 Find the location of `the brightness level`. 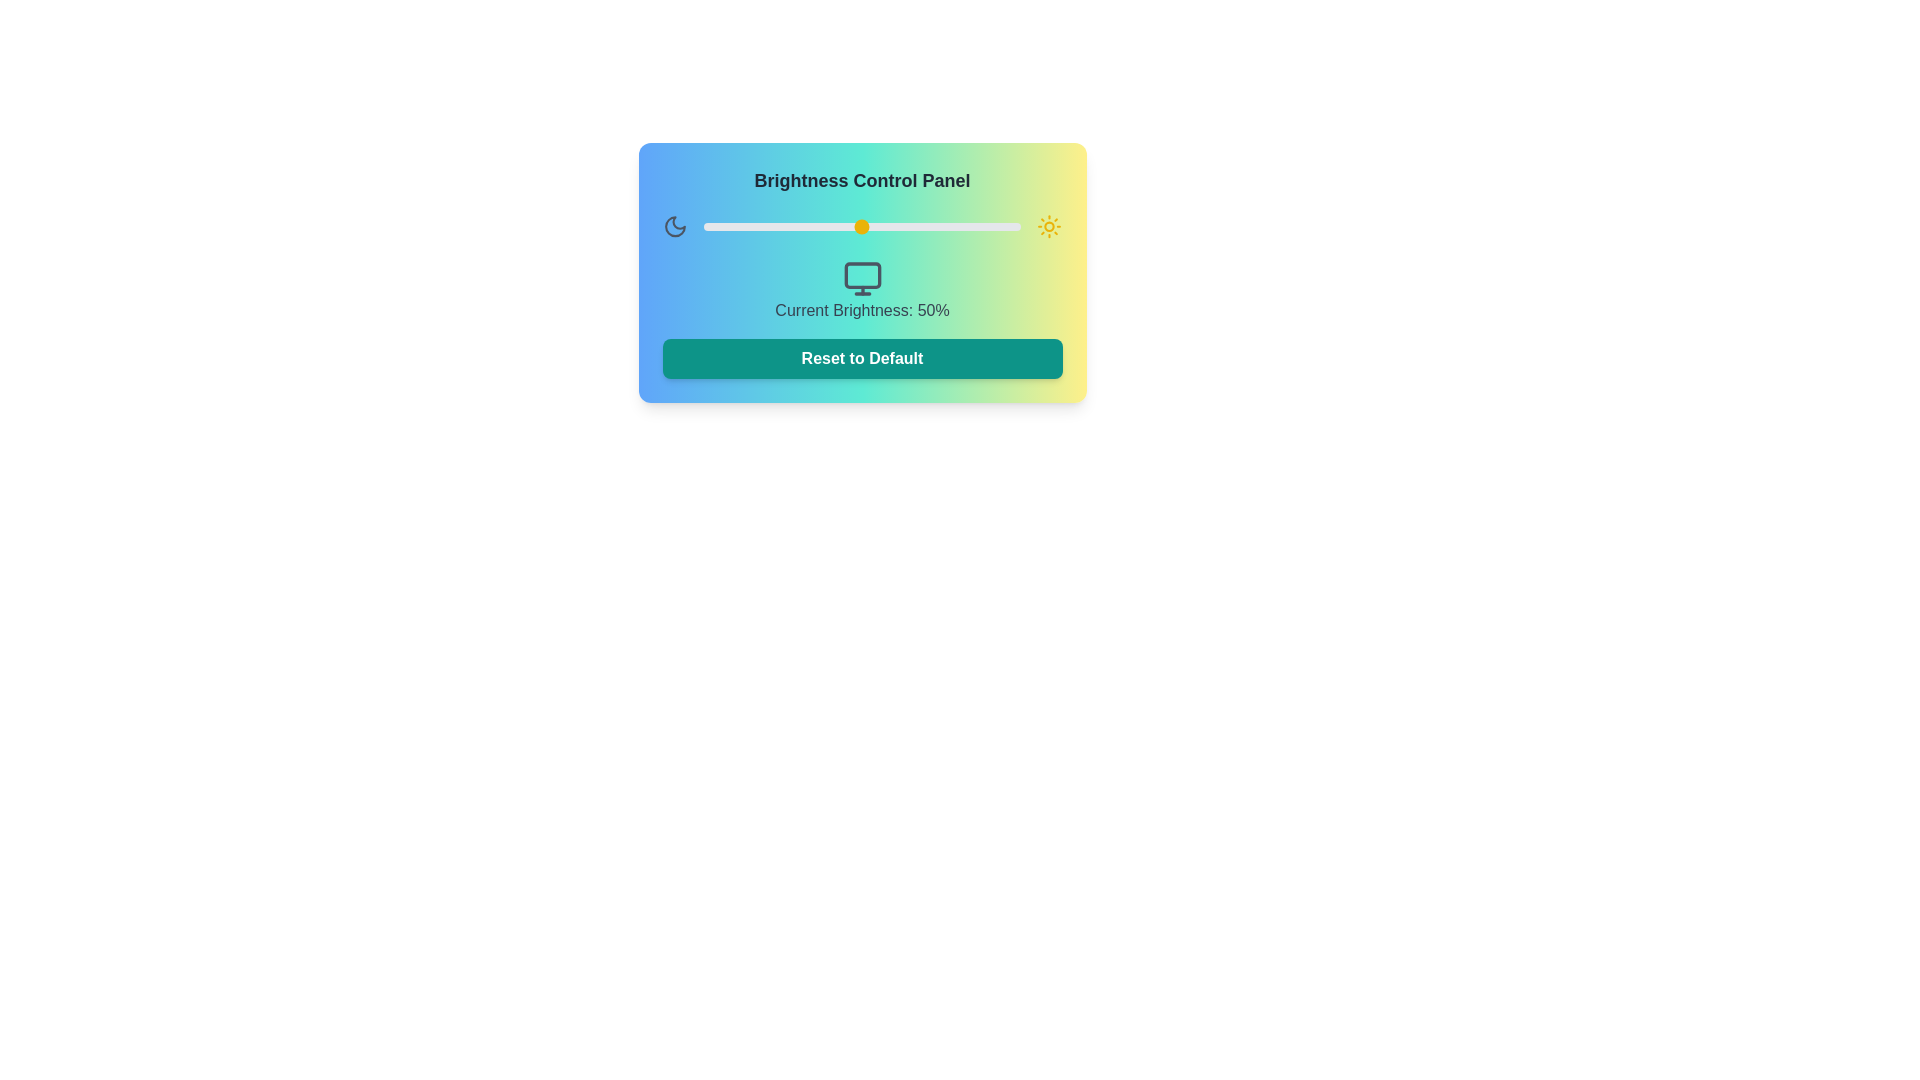

the brightness level is located at coordinates (970, 226).